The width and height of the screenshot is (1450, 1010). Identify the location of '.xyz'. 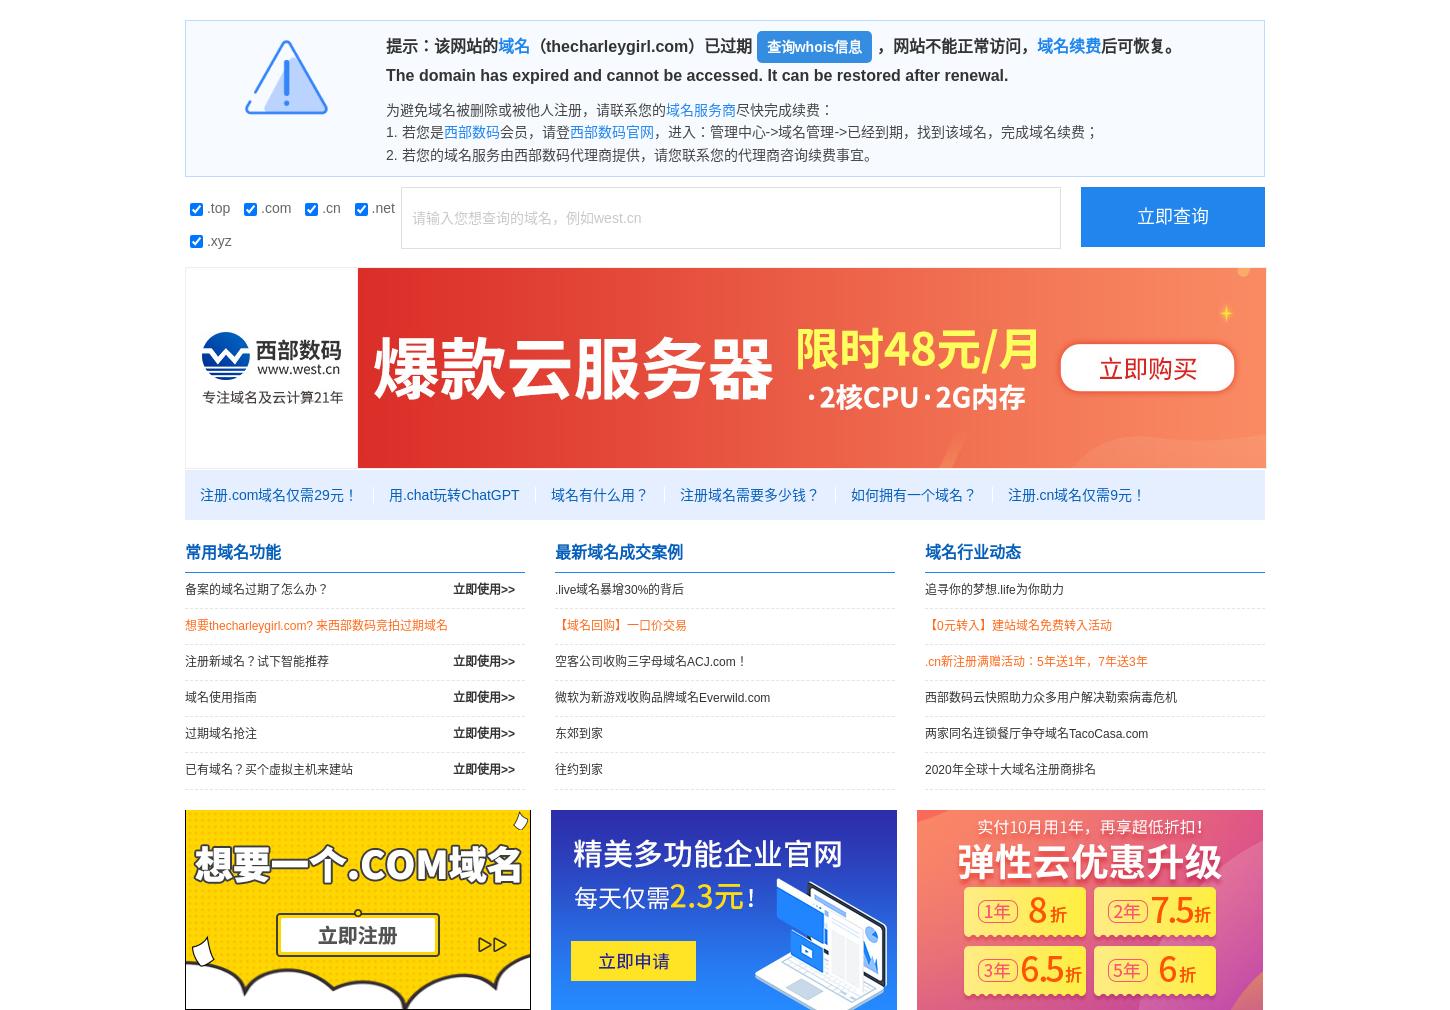
(216, 238).